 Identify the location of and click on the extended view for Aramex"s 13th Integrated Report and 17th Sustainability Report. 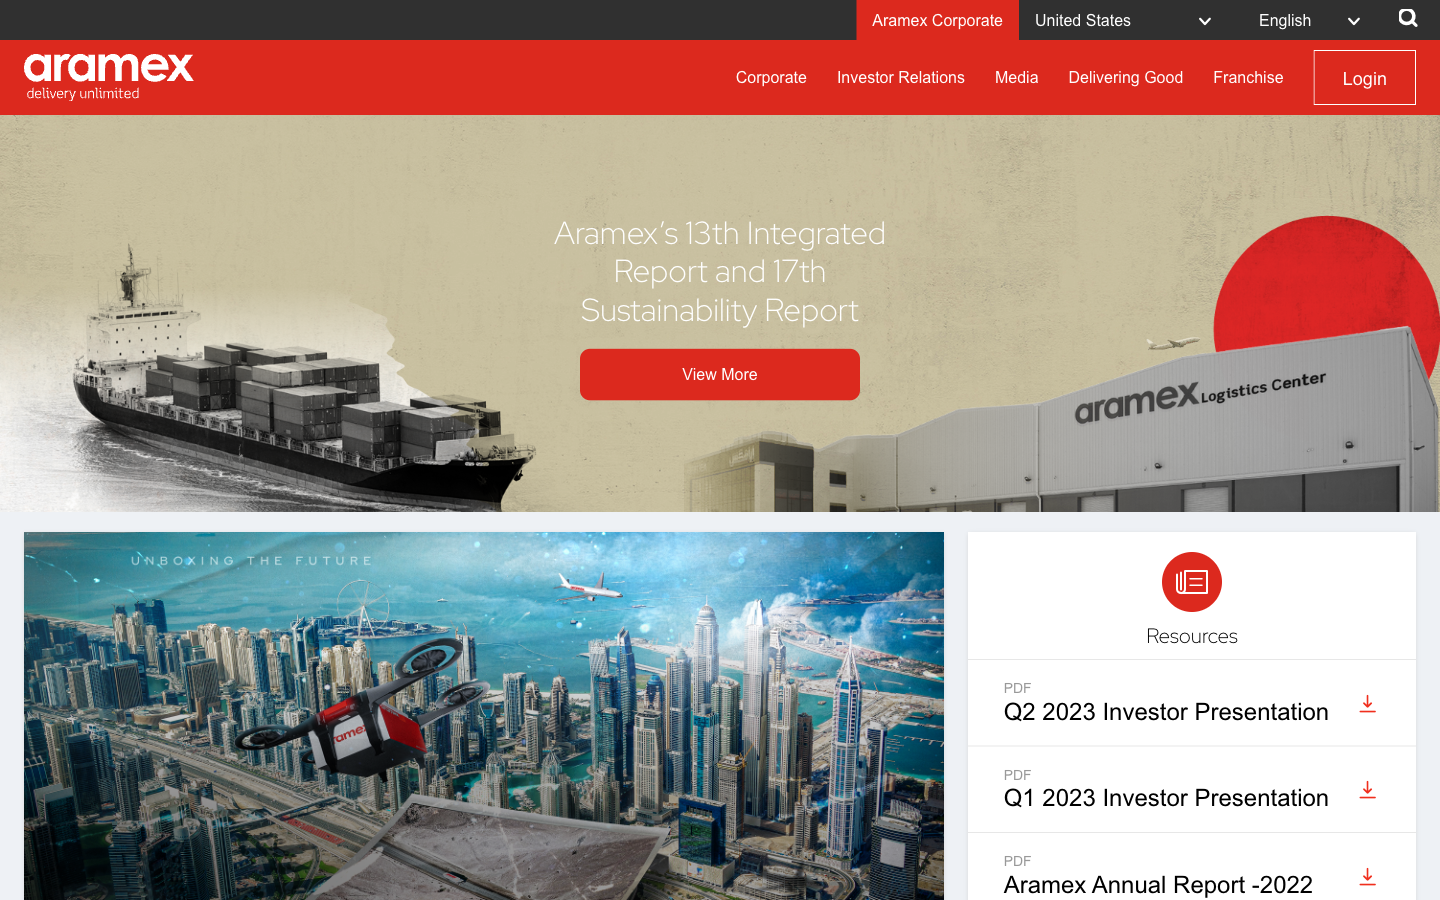
(720, 374).